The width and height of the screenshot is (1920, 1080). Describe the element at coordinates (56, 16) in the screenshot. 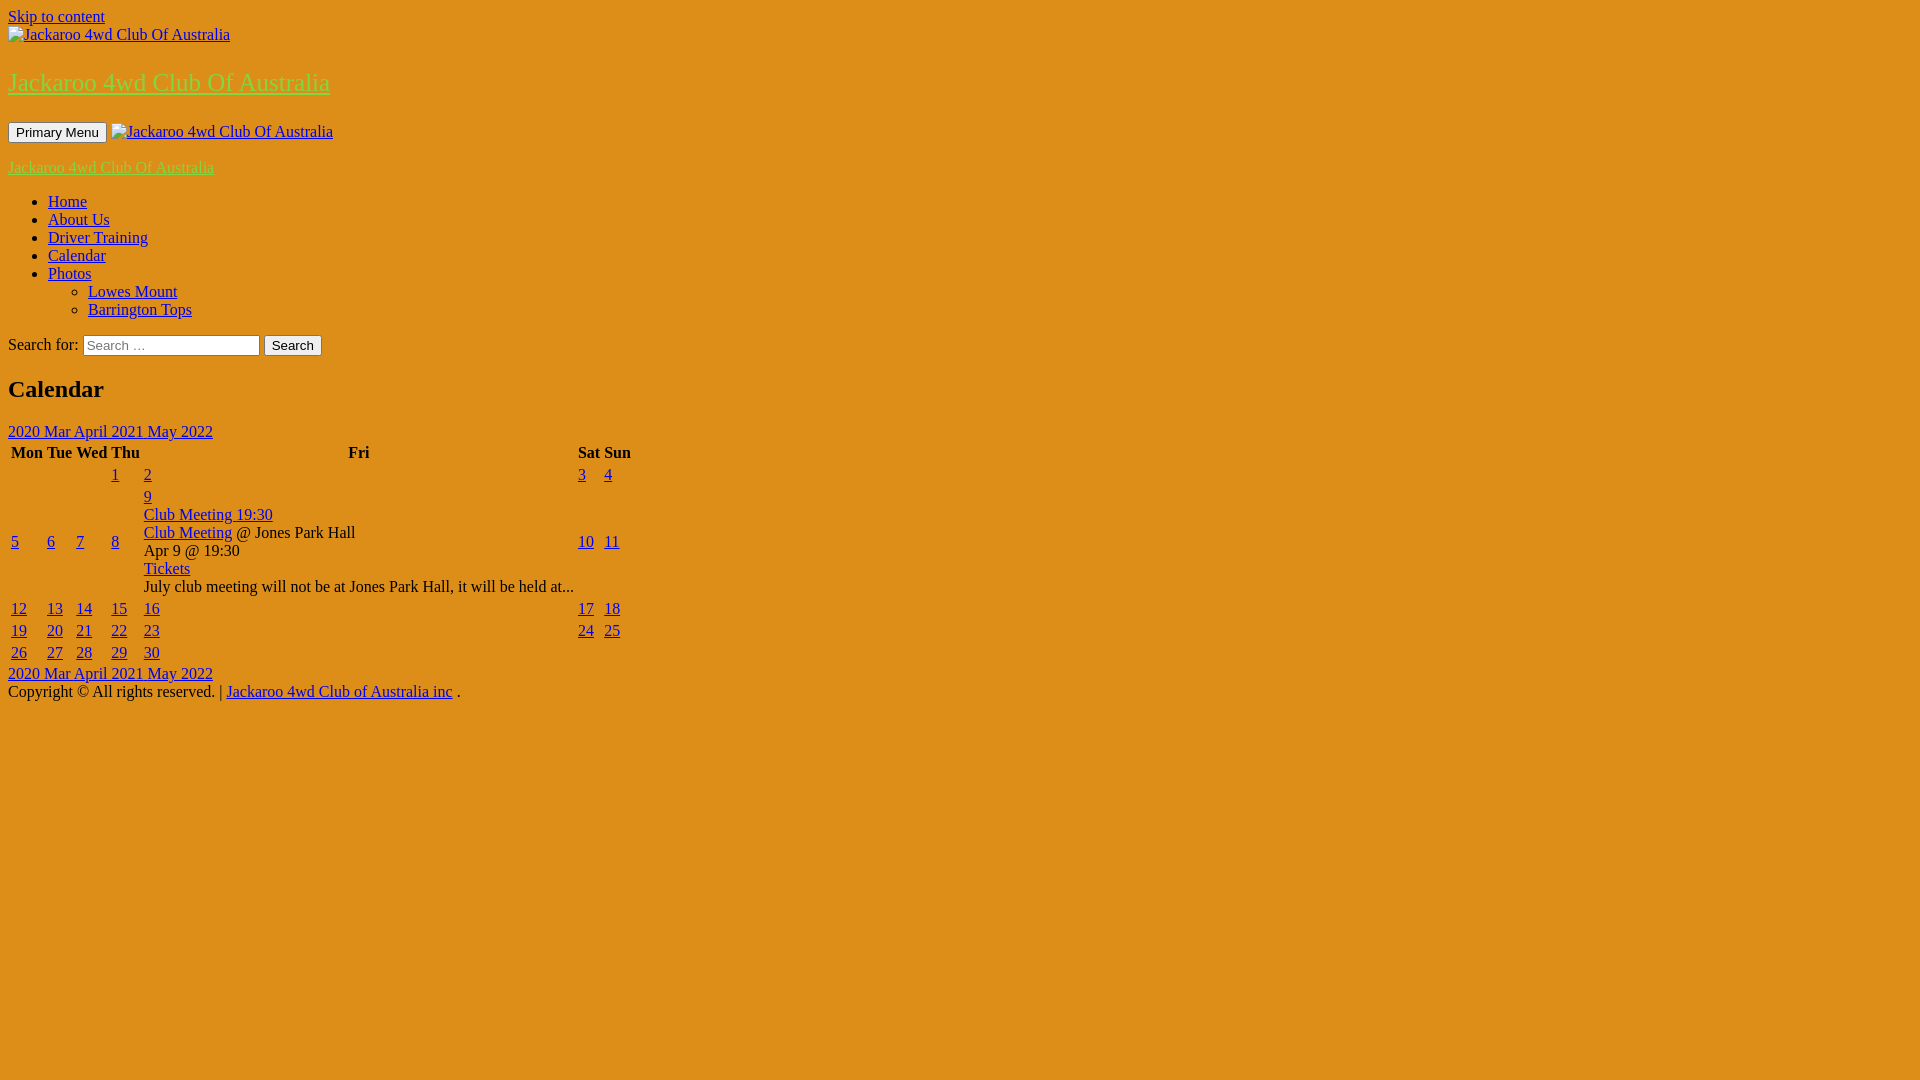

I see `'Skip to content'` at that location.